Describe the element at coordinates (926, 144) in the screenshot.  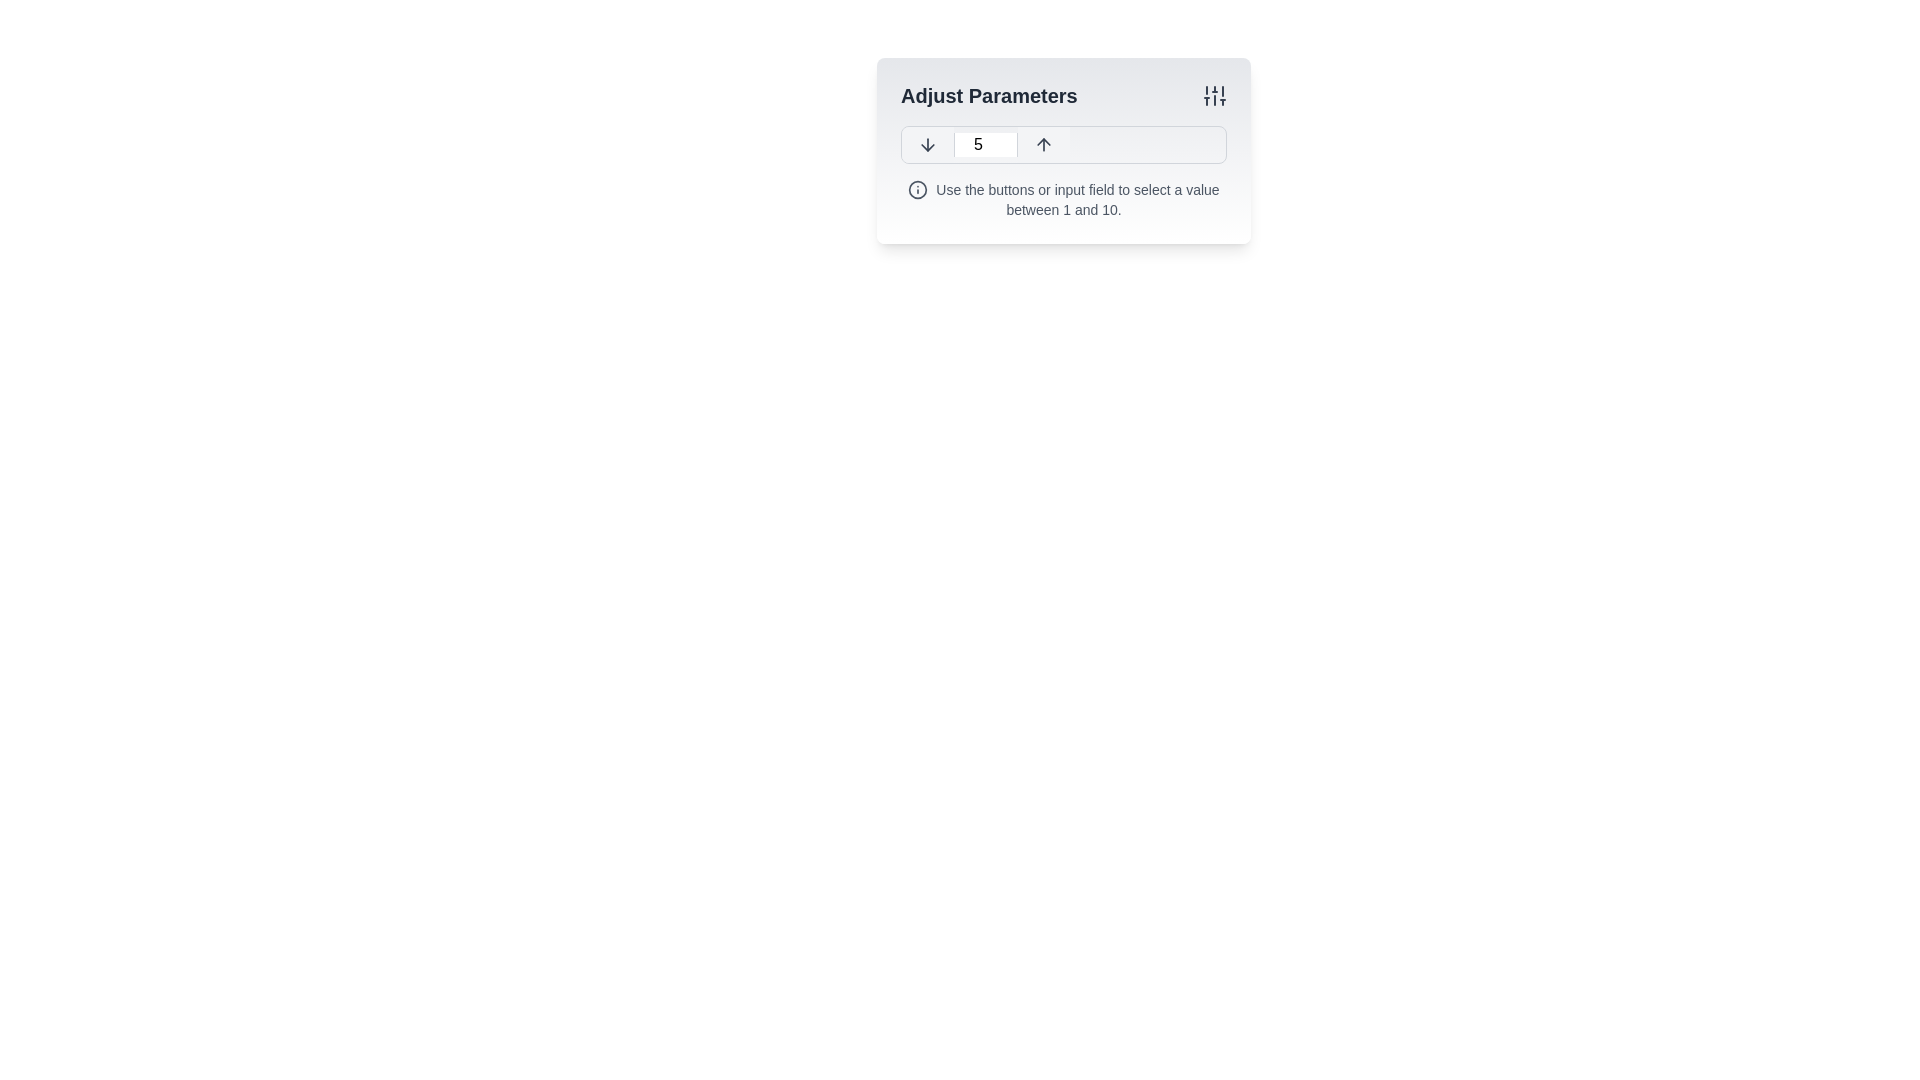
I see `the button located on the left side of the numeric input field displaying '5' to decrease the value by one unit` at that location.